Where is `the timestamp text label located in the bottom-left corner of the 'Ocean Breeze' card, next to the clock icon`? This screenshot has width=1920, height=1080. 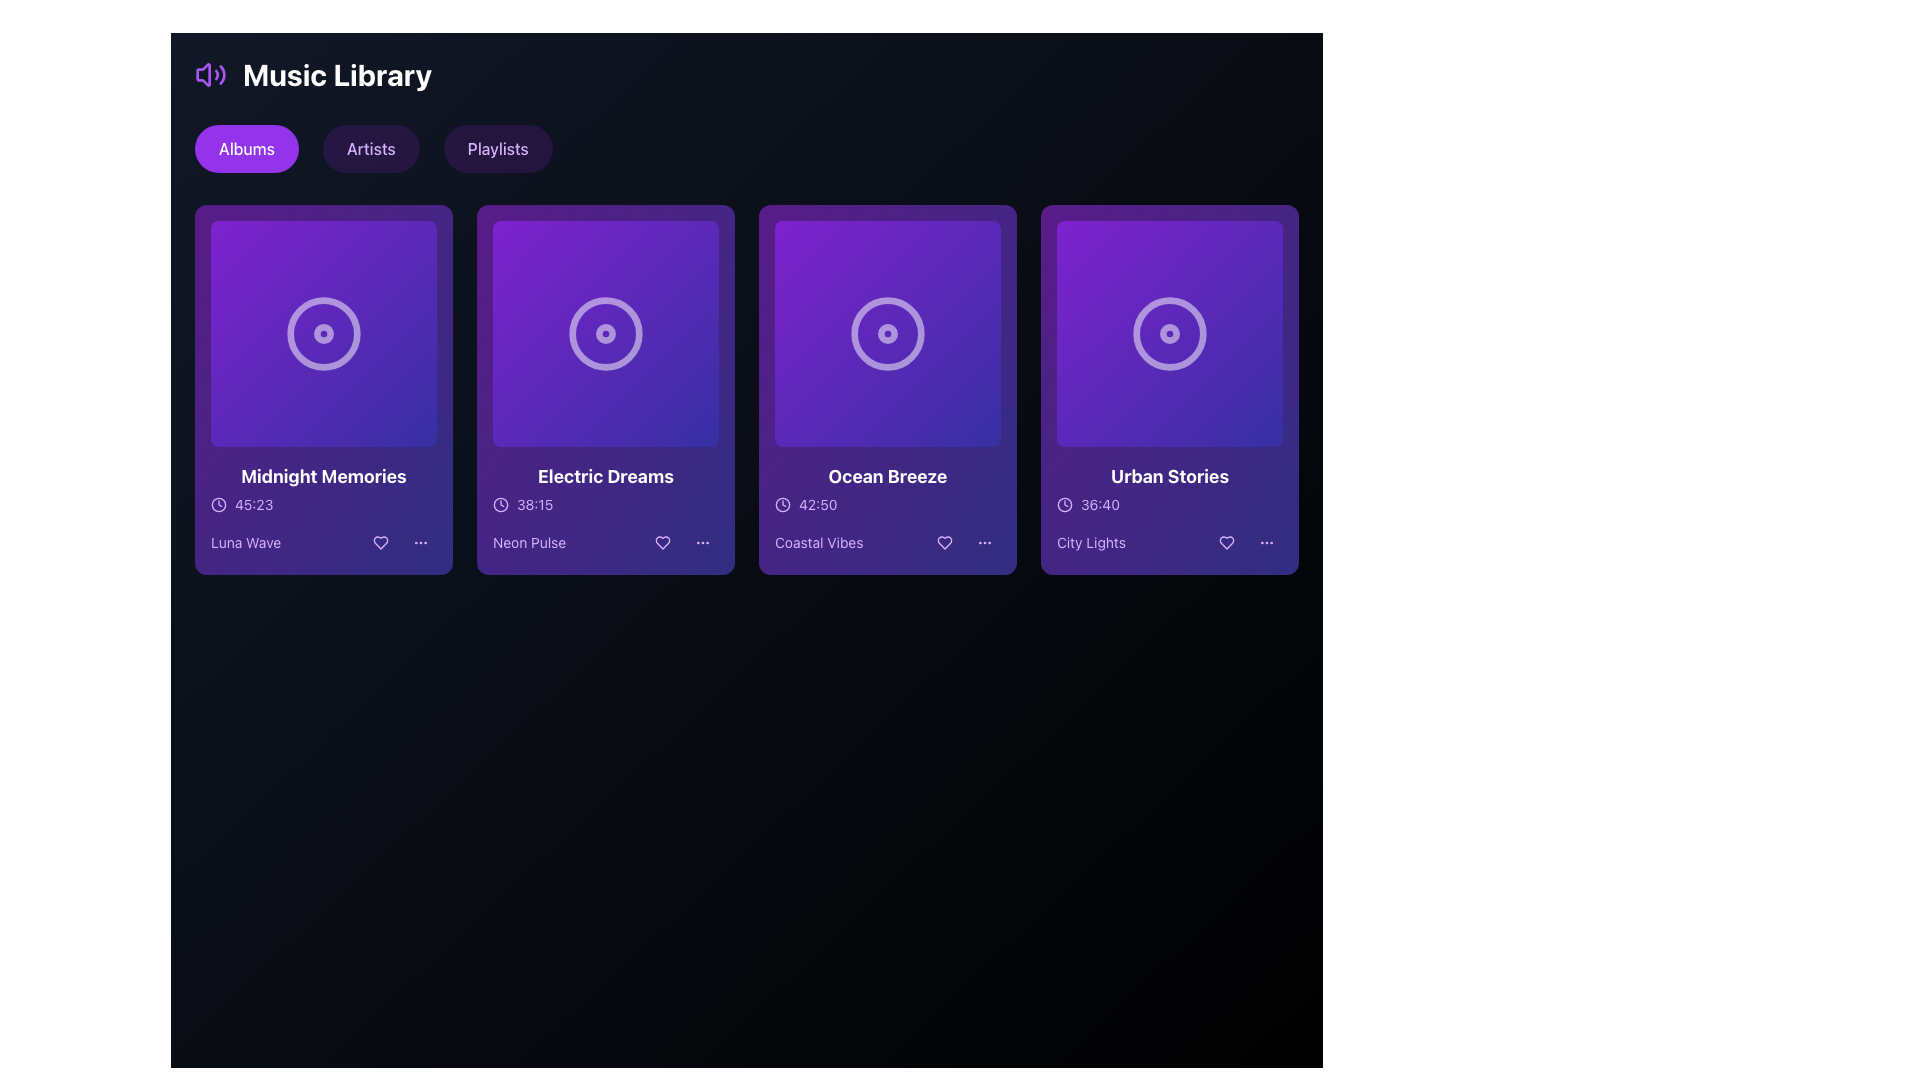 the timestamp text label located in the bottom-left corner of the 'Ocean Breeze' card, next to the clock icon is located at coordinates (818, 504).